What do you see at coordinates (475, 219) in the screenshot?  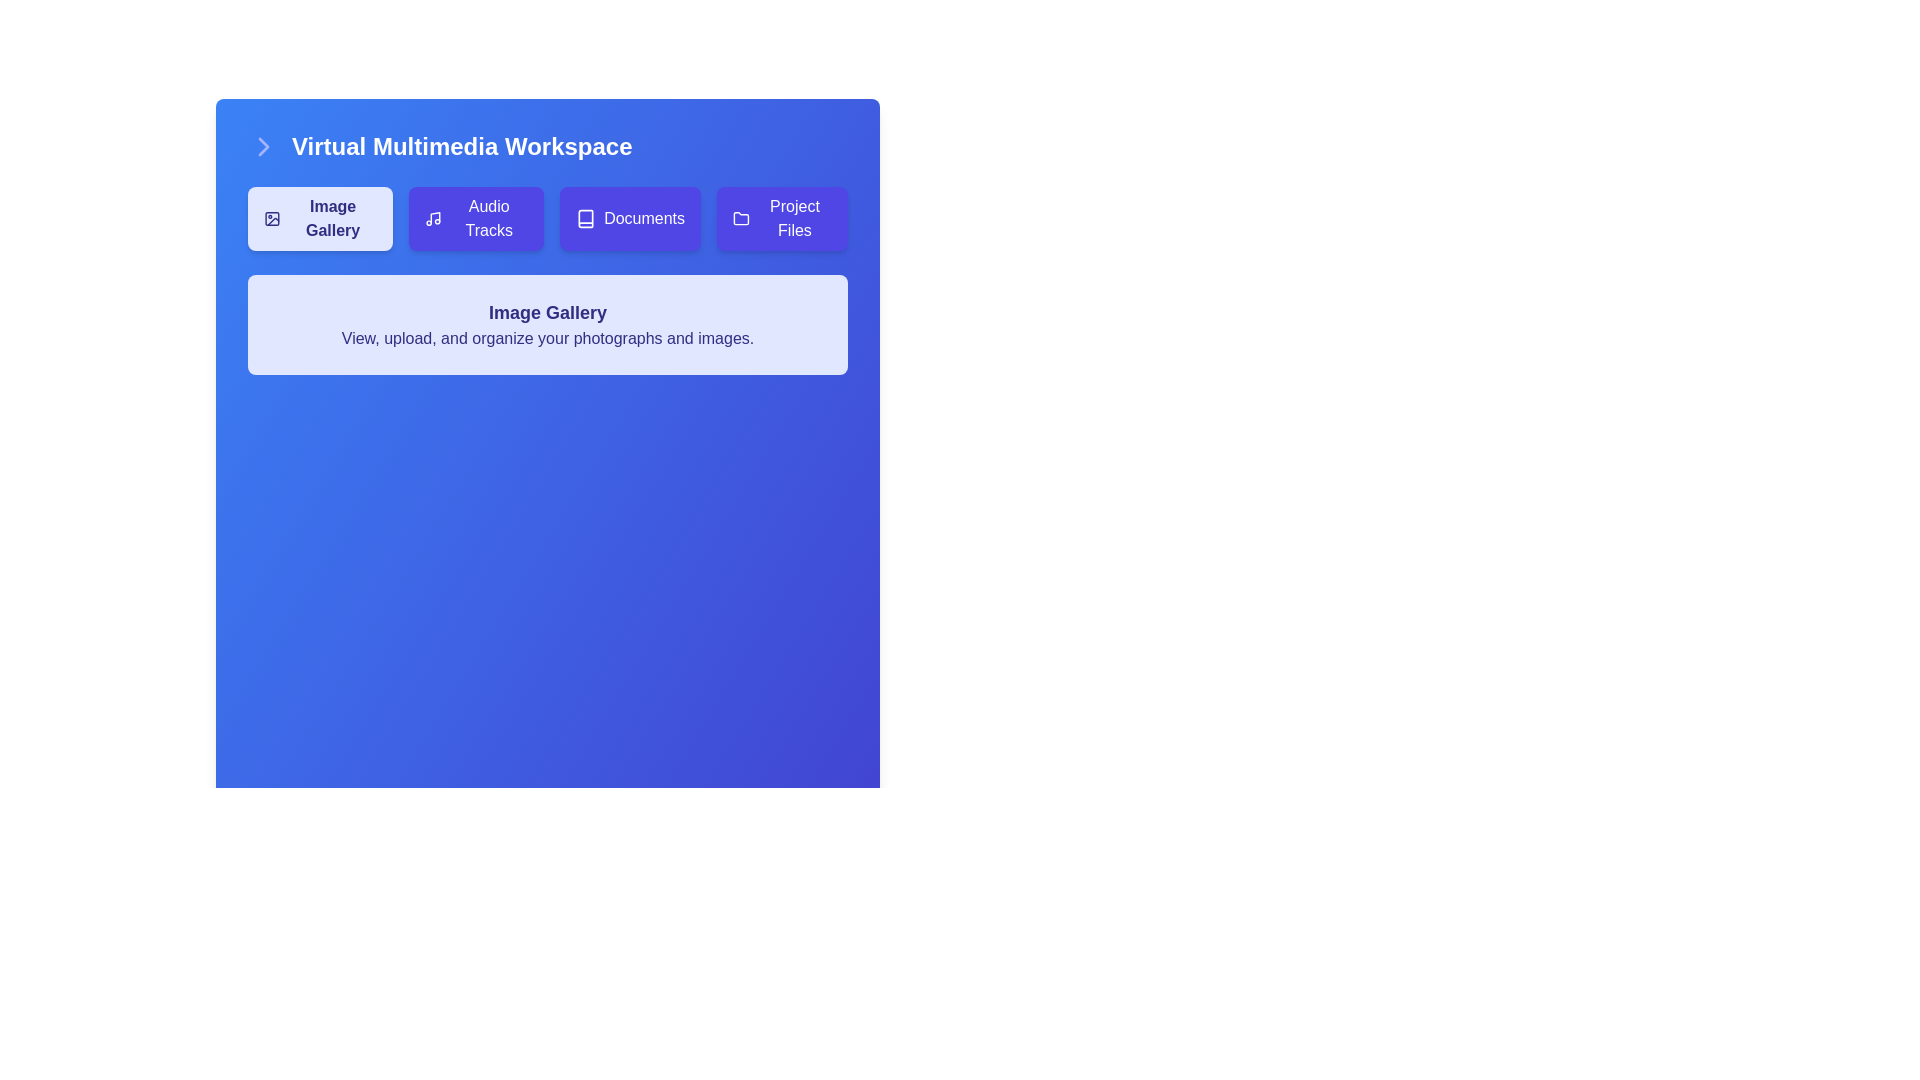 I see `the 'Audio Tracks' button, which is a rectangular button with rounded corners, a blue gradient background, a music note icon on the left, and white text on the right` at bounding box center [475, 219].